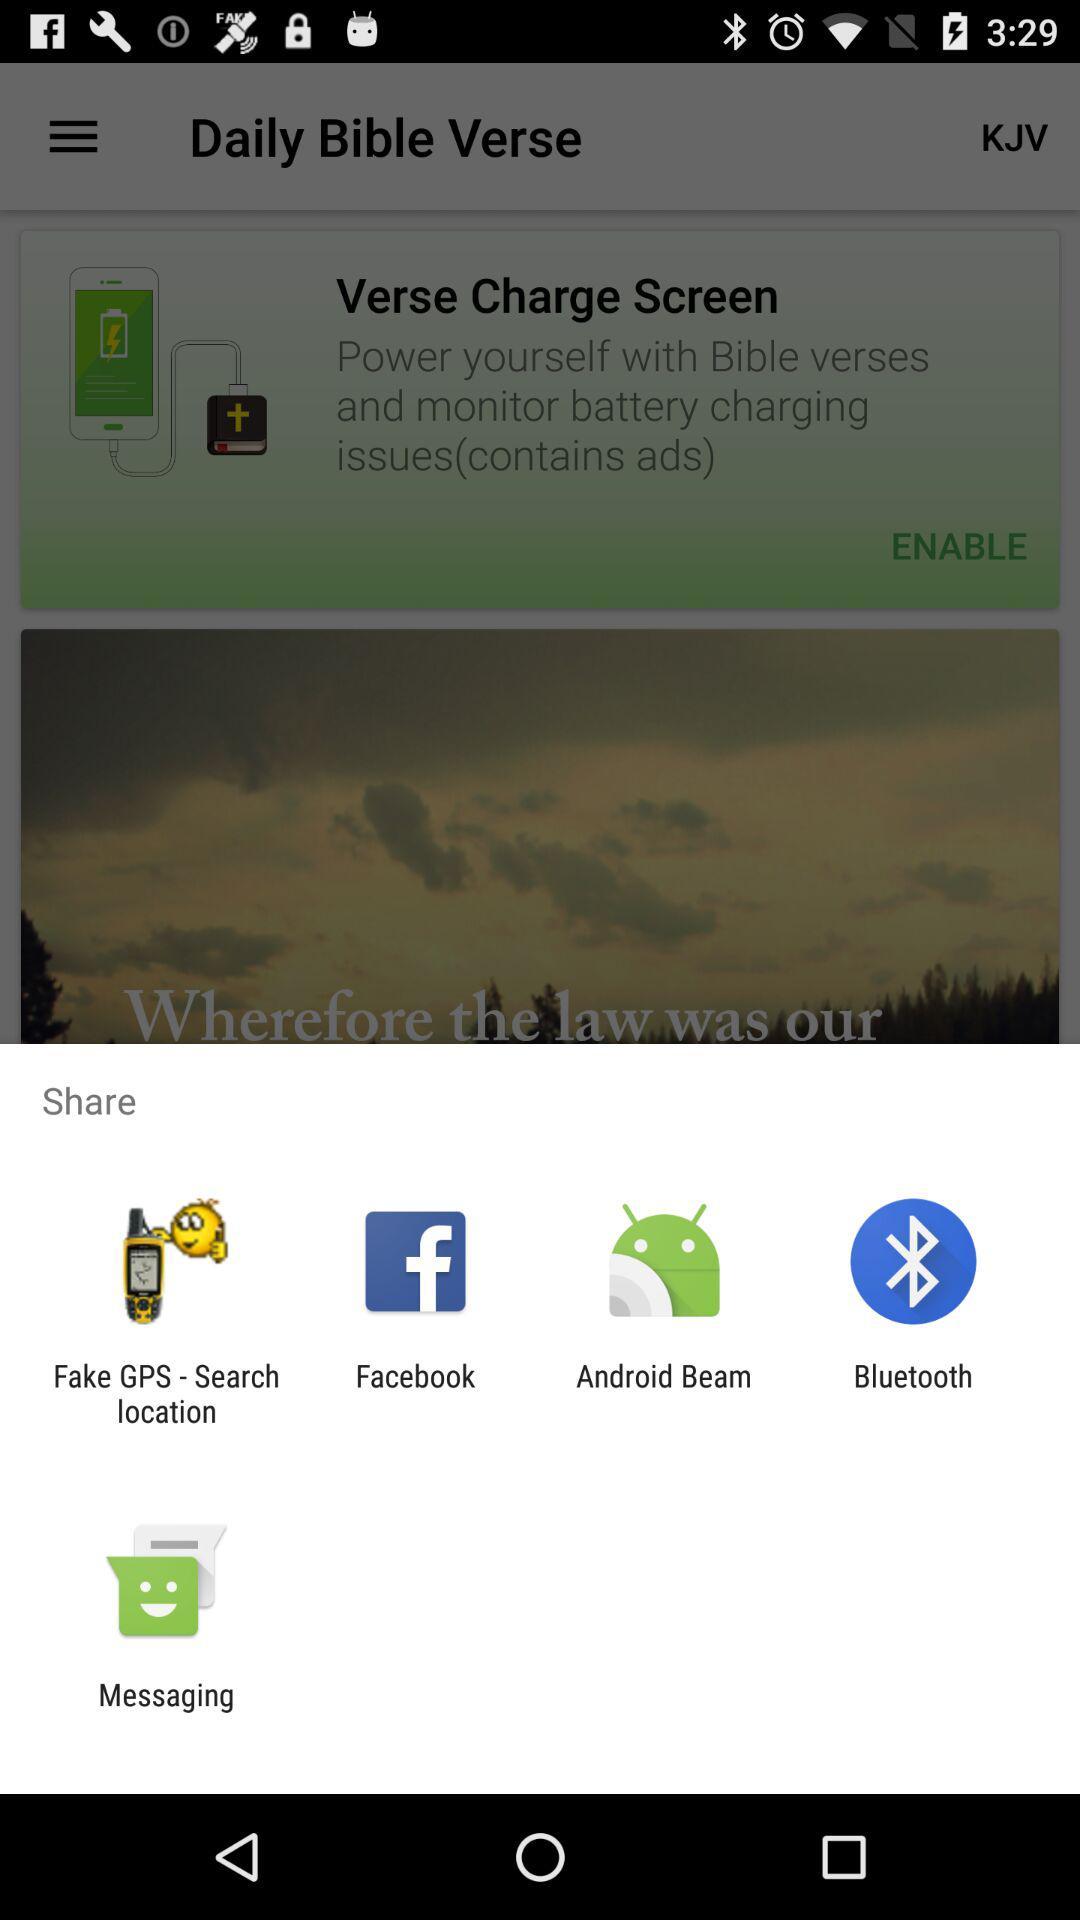  Describe the element at coordinates (664, 1392) in the screenshot. I see `the icon next to bluetooth item` at that location.